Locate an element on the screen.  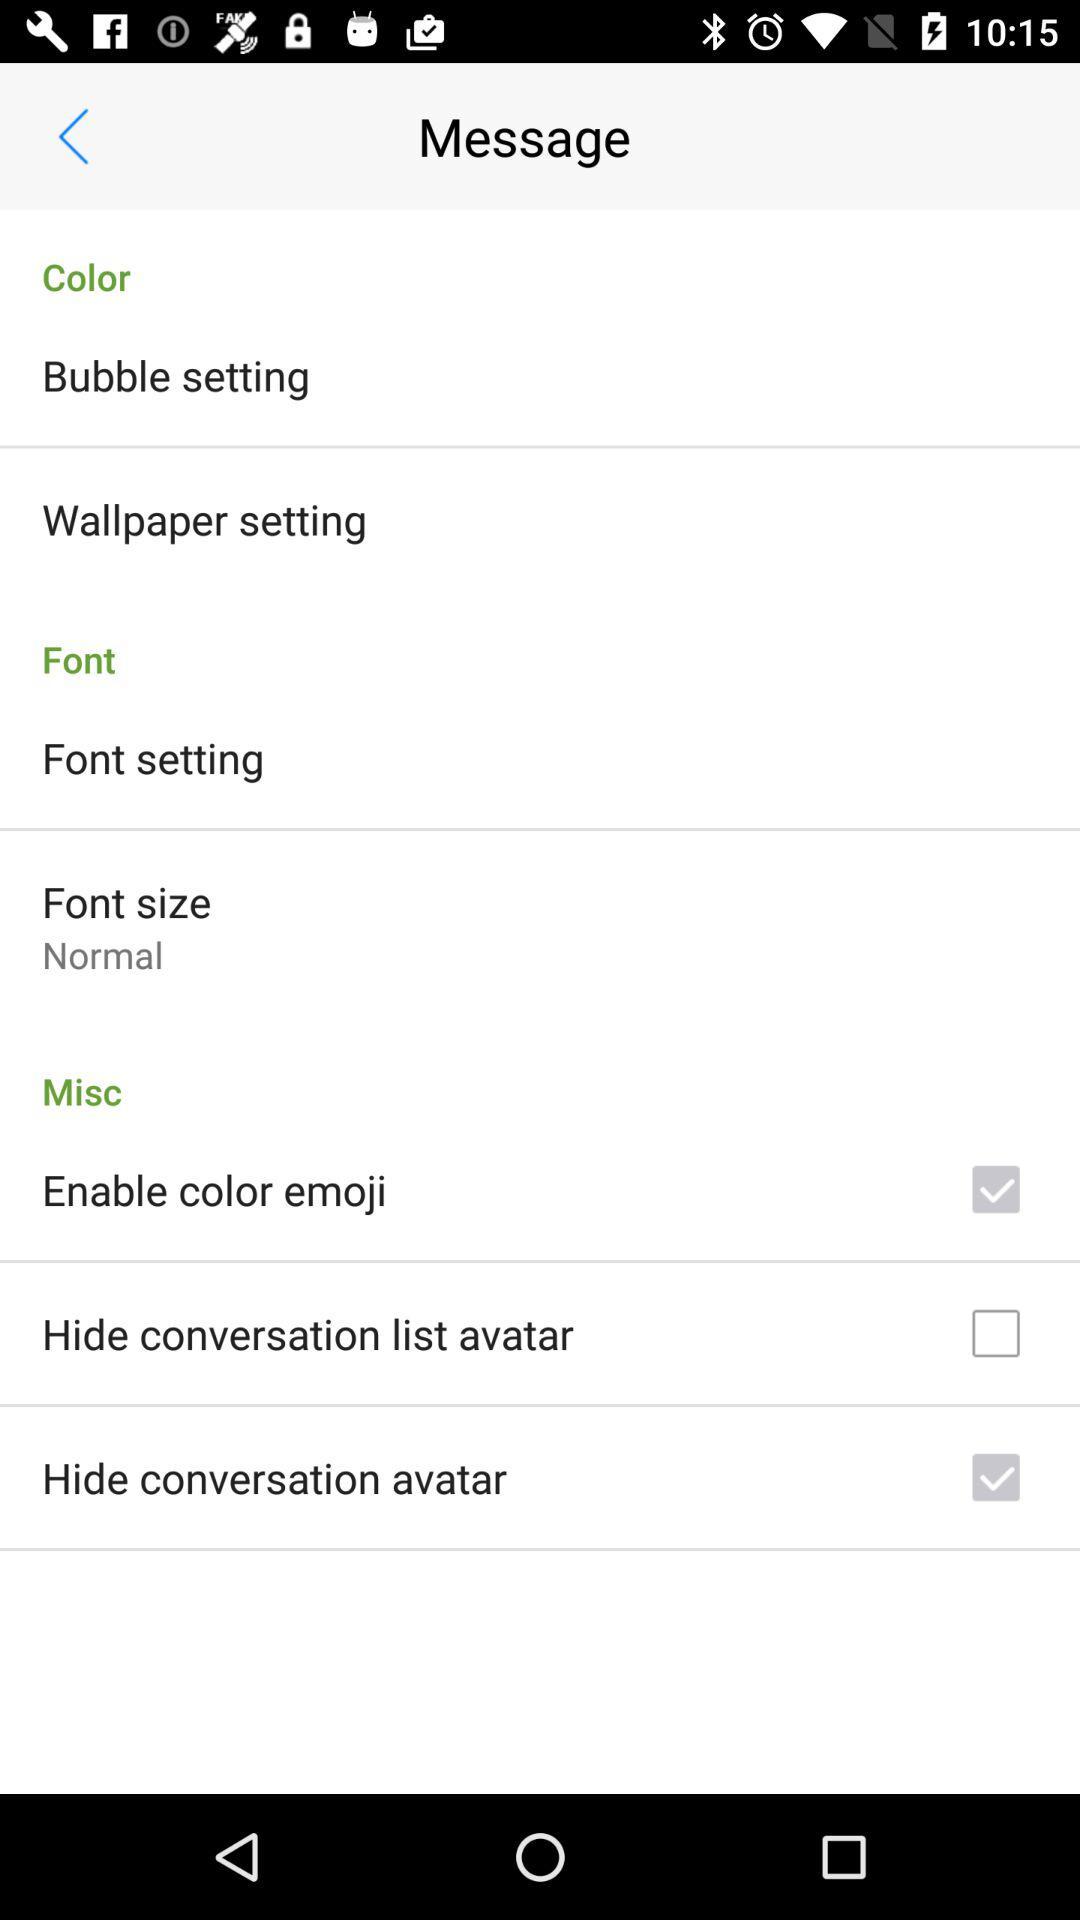
the bubble setting item is located at coordinates (174, 374).